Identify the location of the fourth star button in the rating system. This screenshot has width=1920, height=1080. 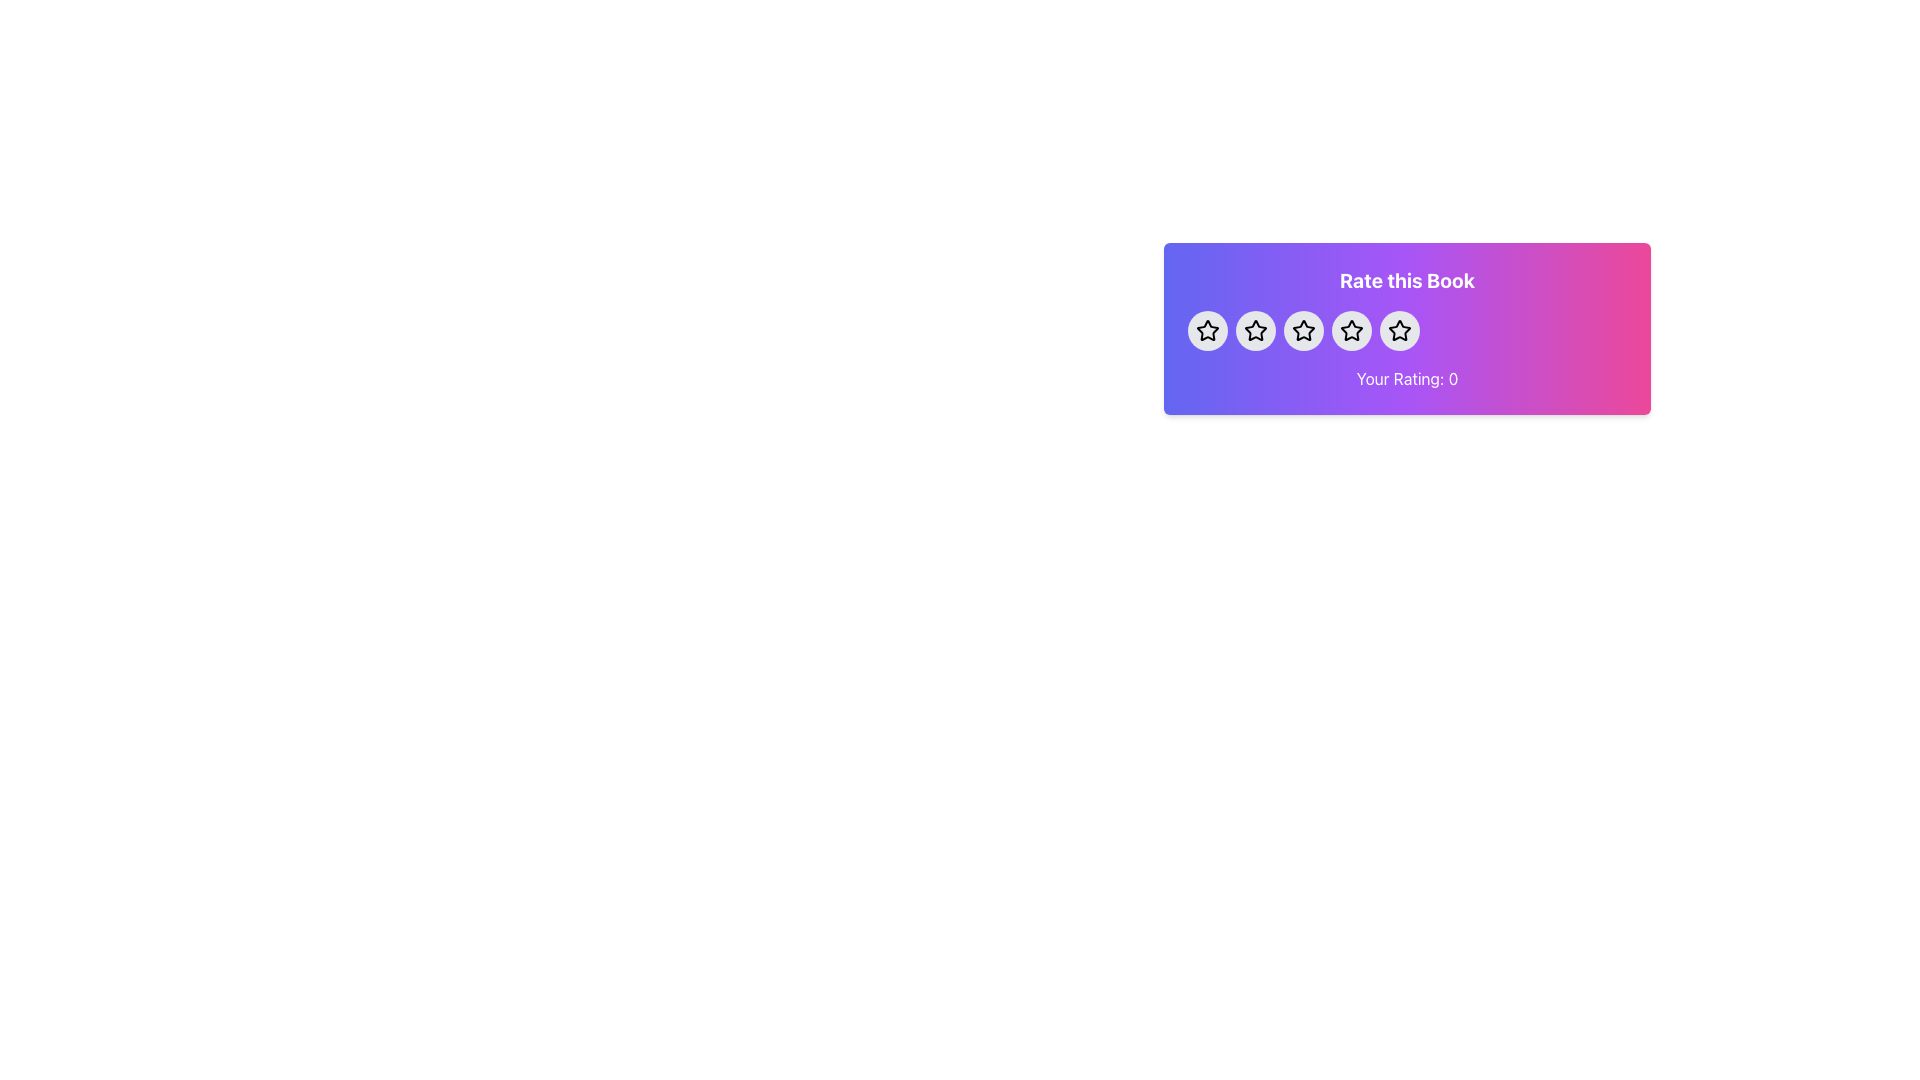
(1352, 330).